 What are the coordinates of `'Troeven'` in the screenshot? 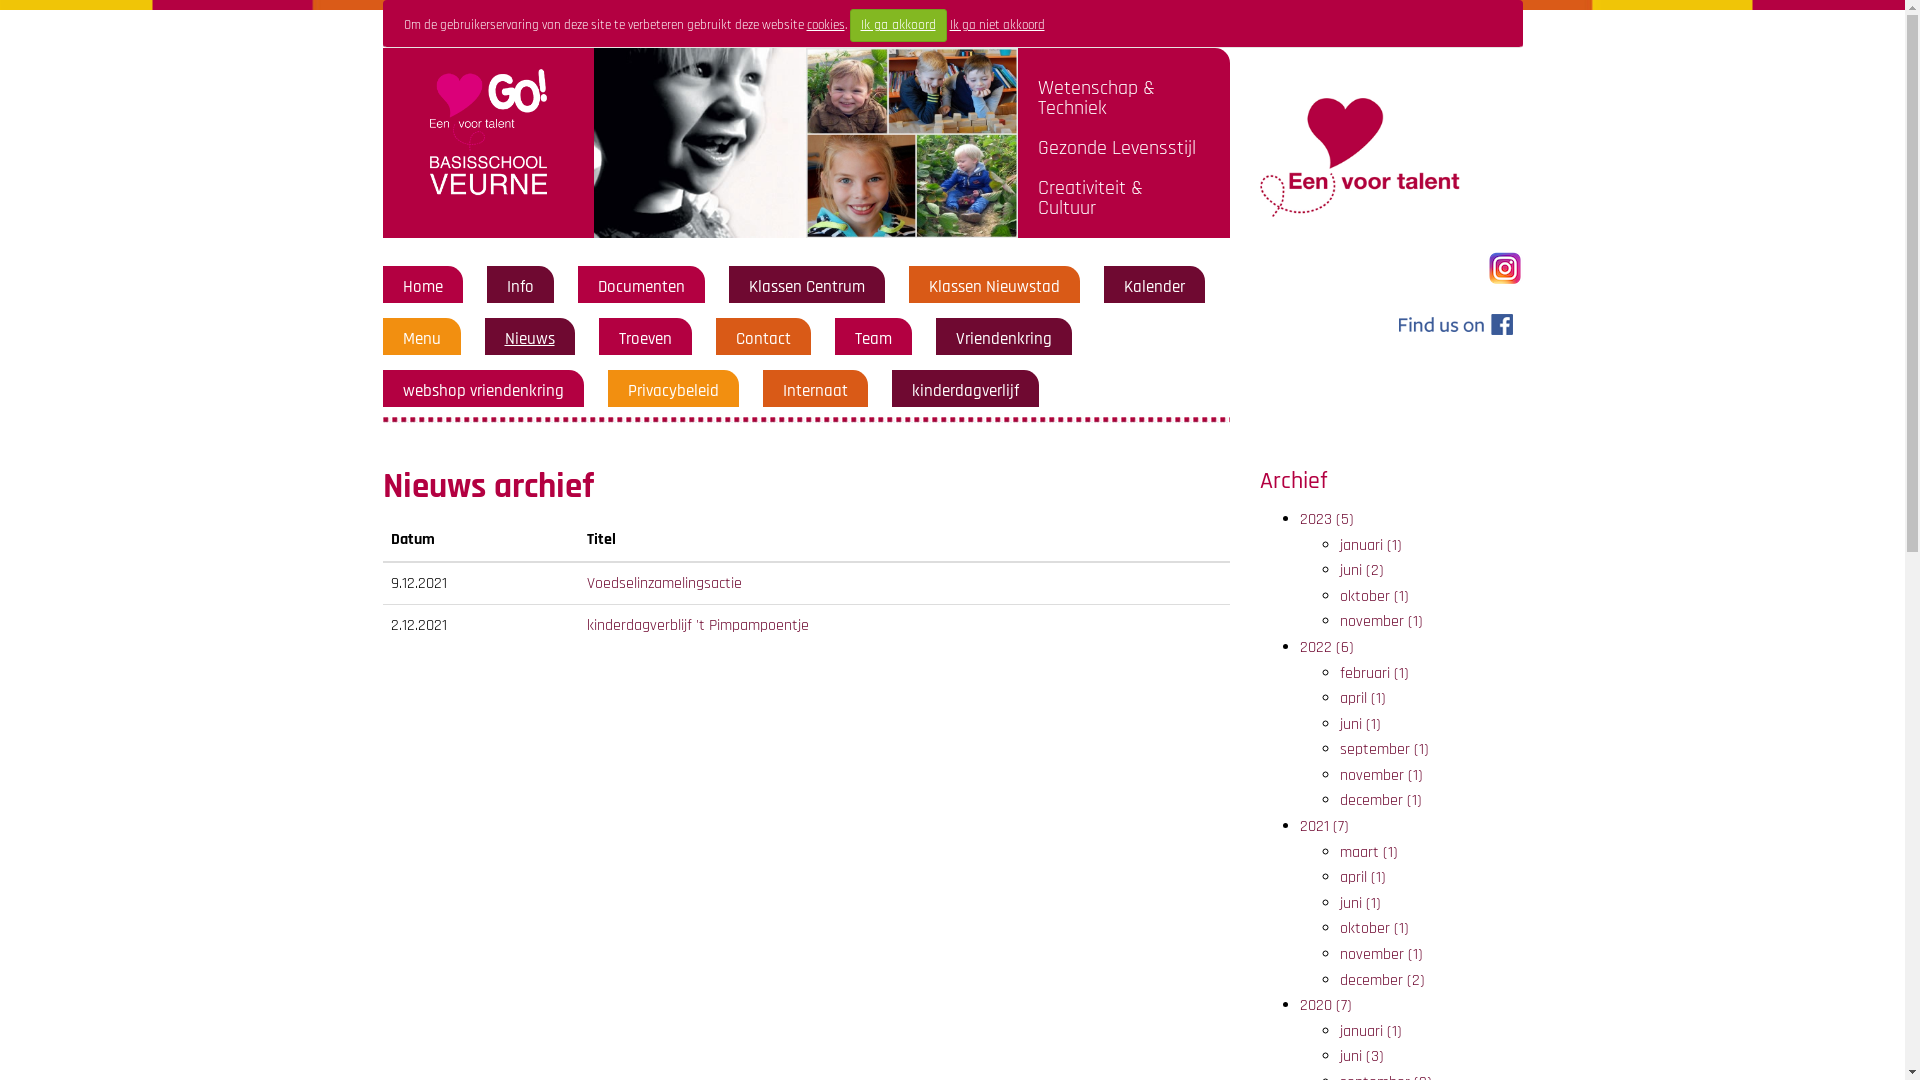 It's located at (644, 338).